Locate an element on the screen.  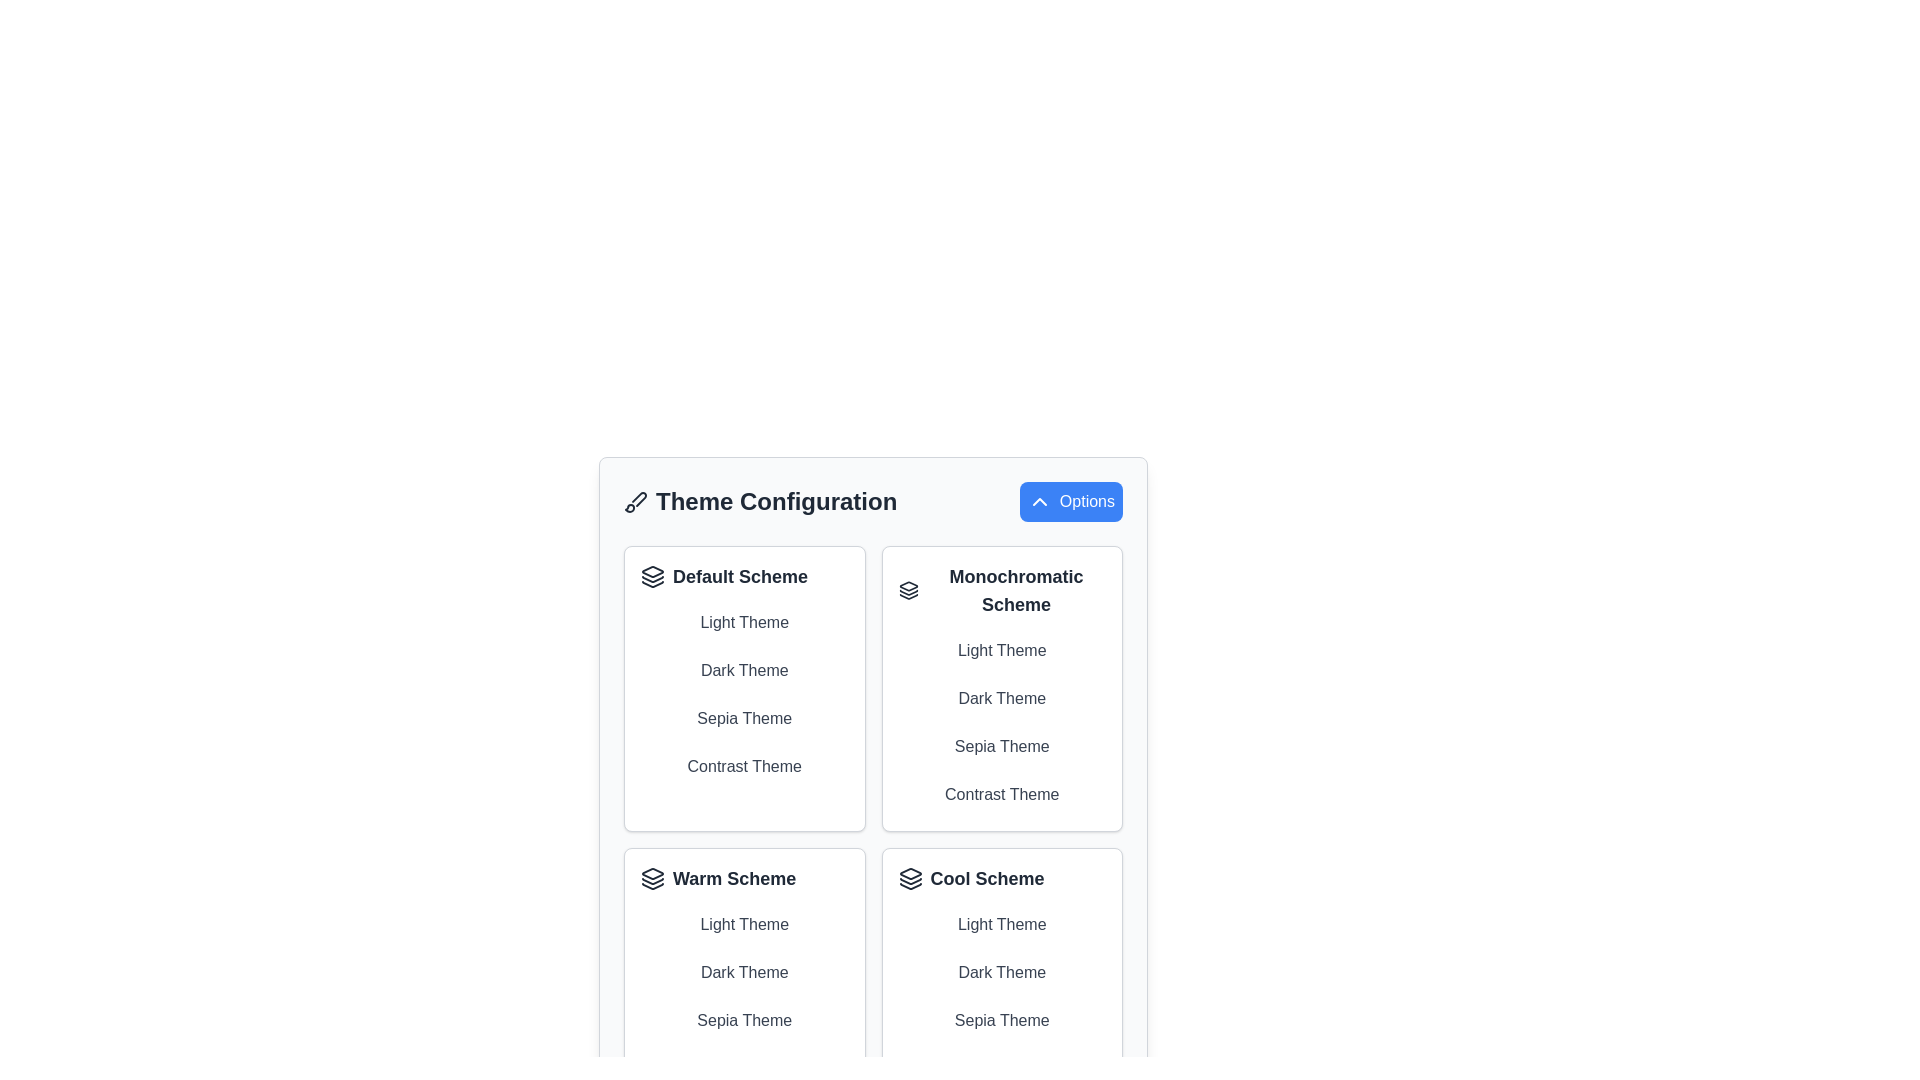
the Text with Icon that indicates the title of a specific theme option within the configuration panel, located in the bottom-right quadrant below the 'Warm Scheme' section and to the right of the 'Monochromatic Scheme' section is located at coordinates (1002, 878).